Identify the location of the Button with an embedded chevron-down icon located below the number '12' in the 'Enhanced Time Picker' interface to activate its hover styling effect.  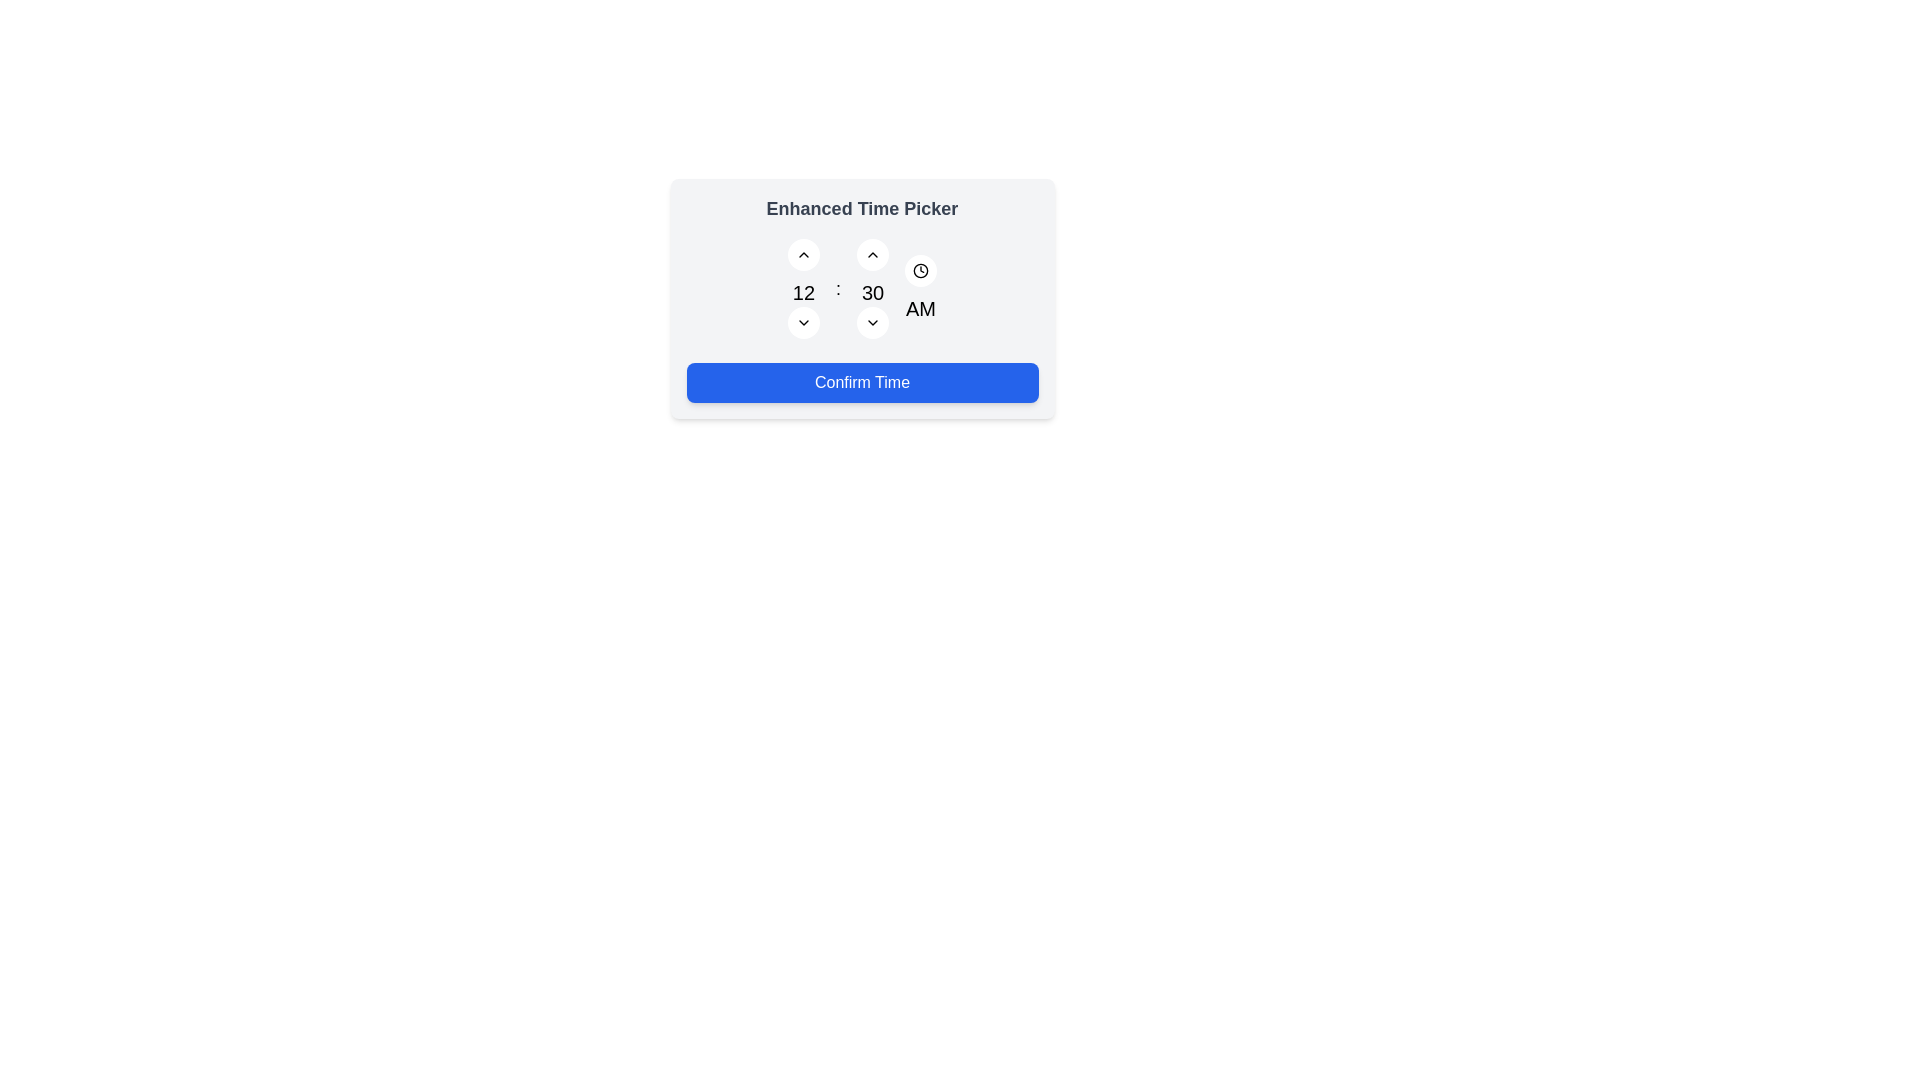
(803, 322).